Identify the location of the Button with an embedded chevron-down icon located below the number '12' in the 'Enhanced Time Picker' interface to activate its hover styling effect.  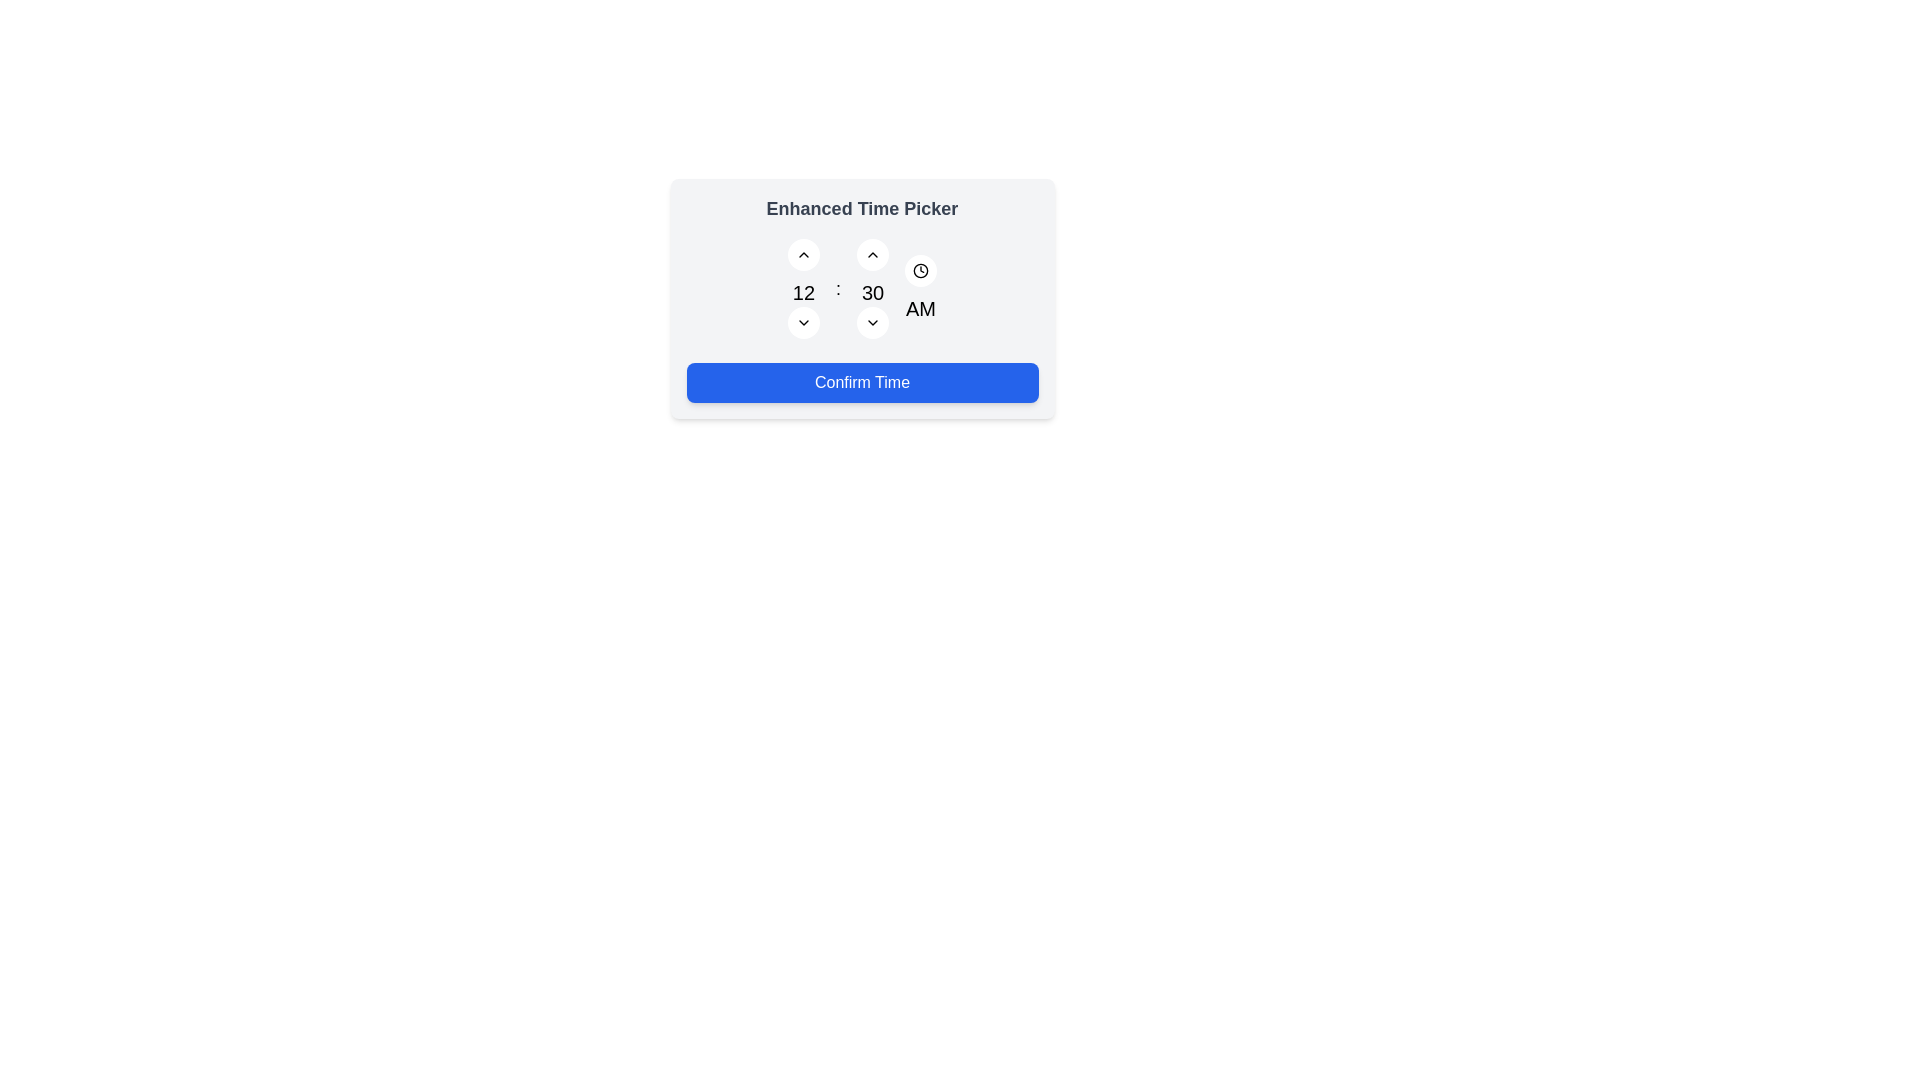
(803, 322).